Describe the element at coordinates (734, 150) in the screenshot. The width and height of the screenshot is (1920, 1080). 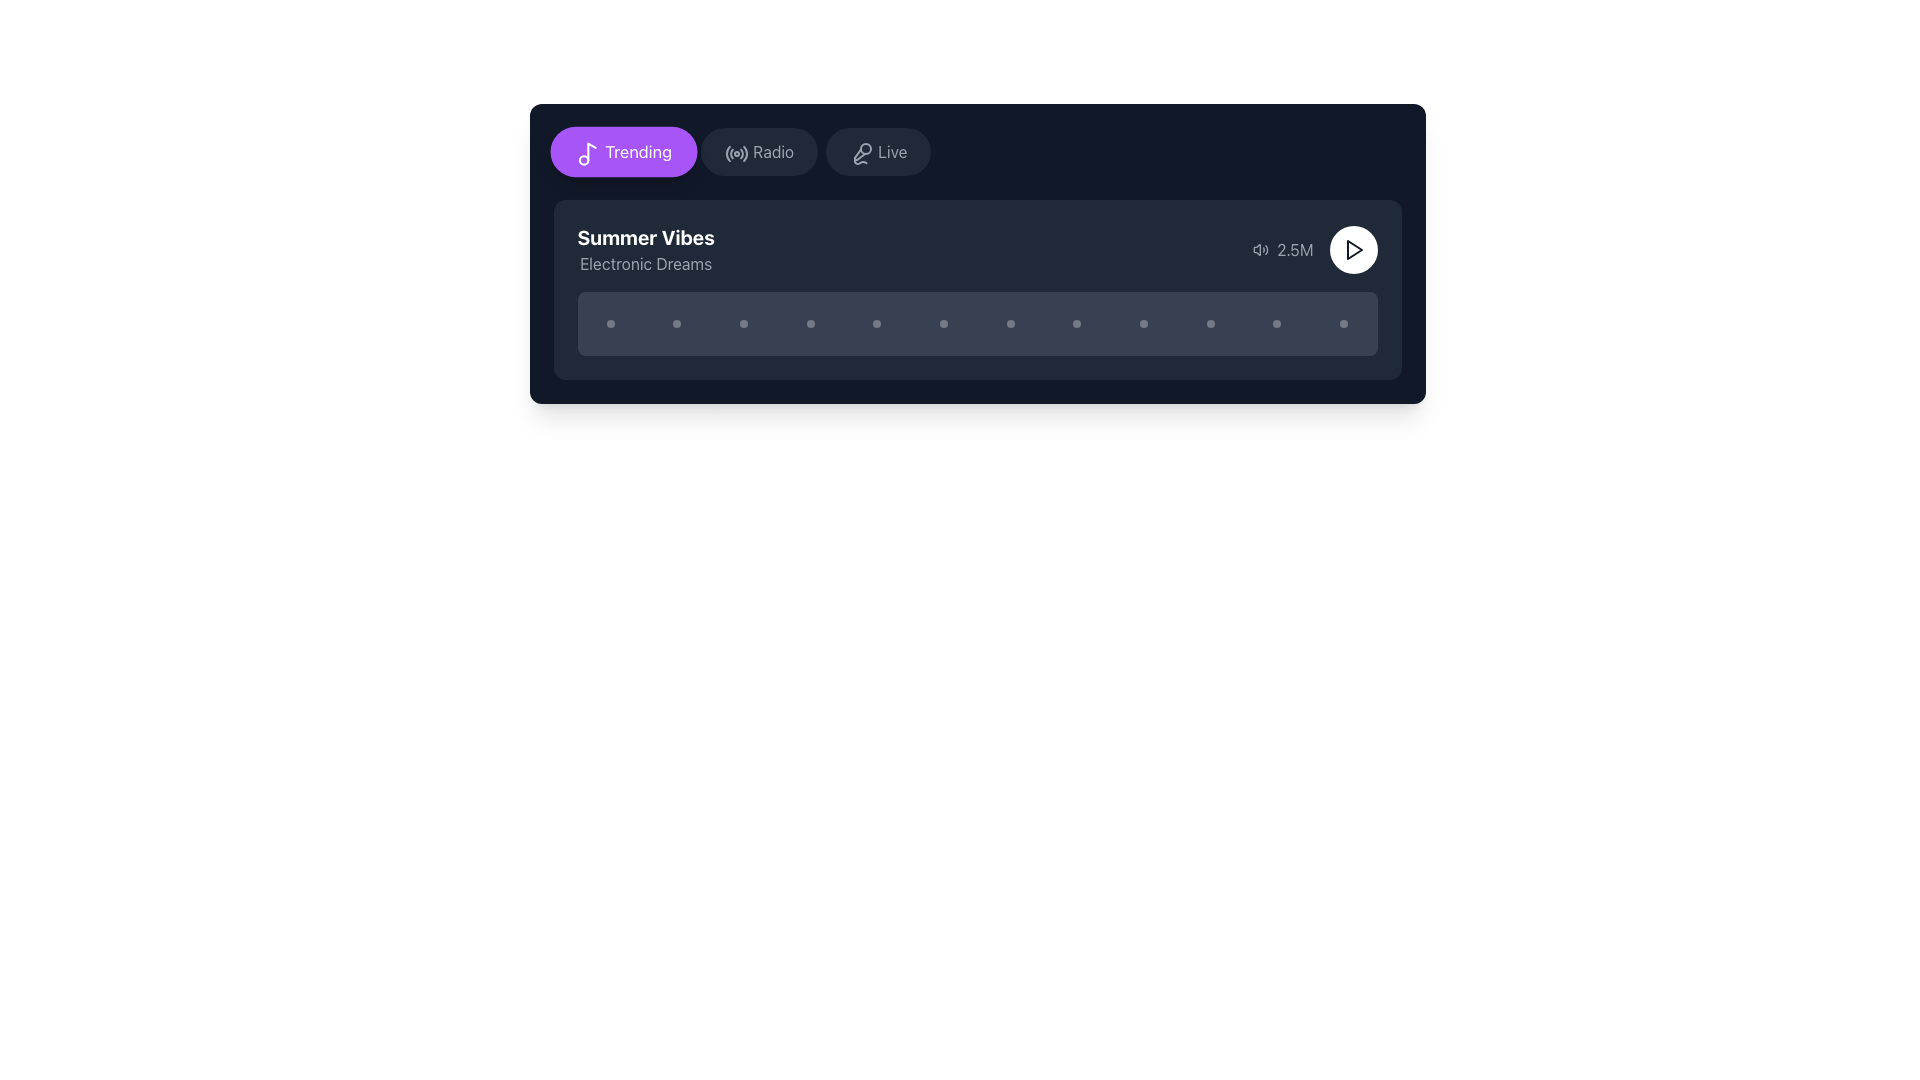
I see `the 'Radio' feature icon, which is the leftmost graphical component in the horizontal menu bar near the top of the interface` at that location.